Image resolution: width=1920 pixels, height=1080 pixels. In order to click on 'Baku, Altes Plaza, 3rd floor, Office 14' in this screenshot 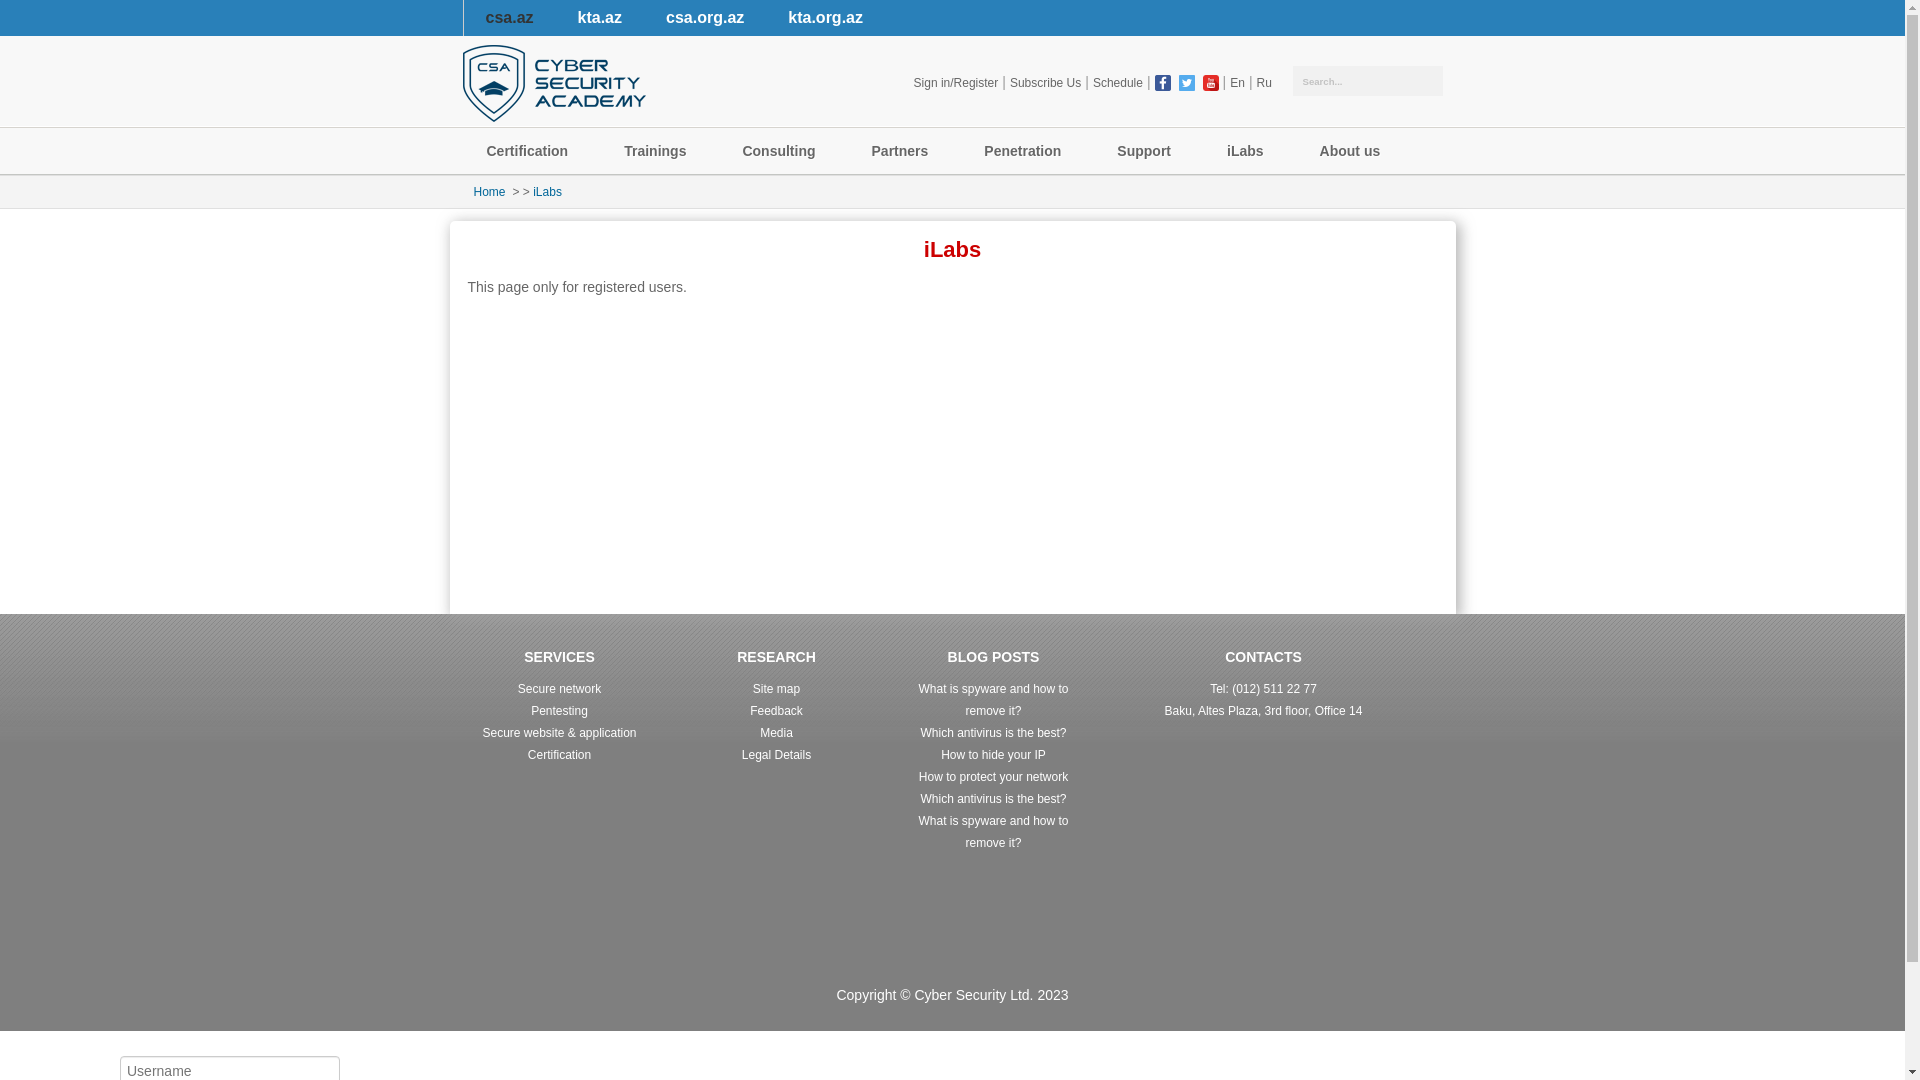, I will do `click(1262, 709)`.